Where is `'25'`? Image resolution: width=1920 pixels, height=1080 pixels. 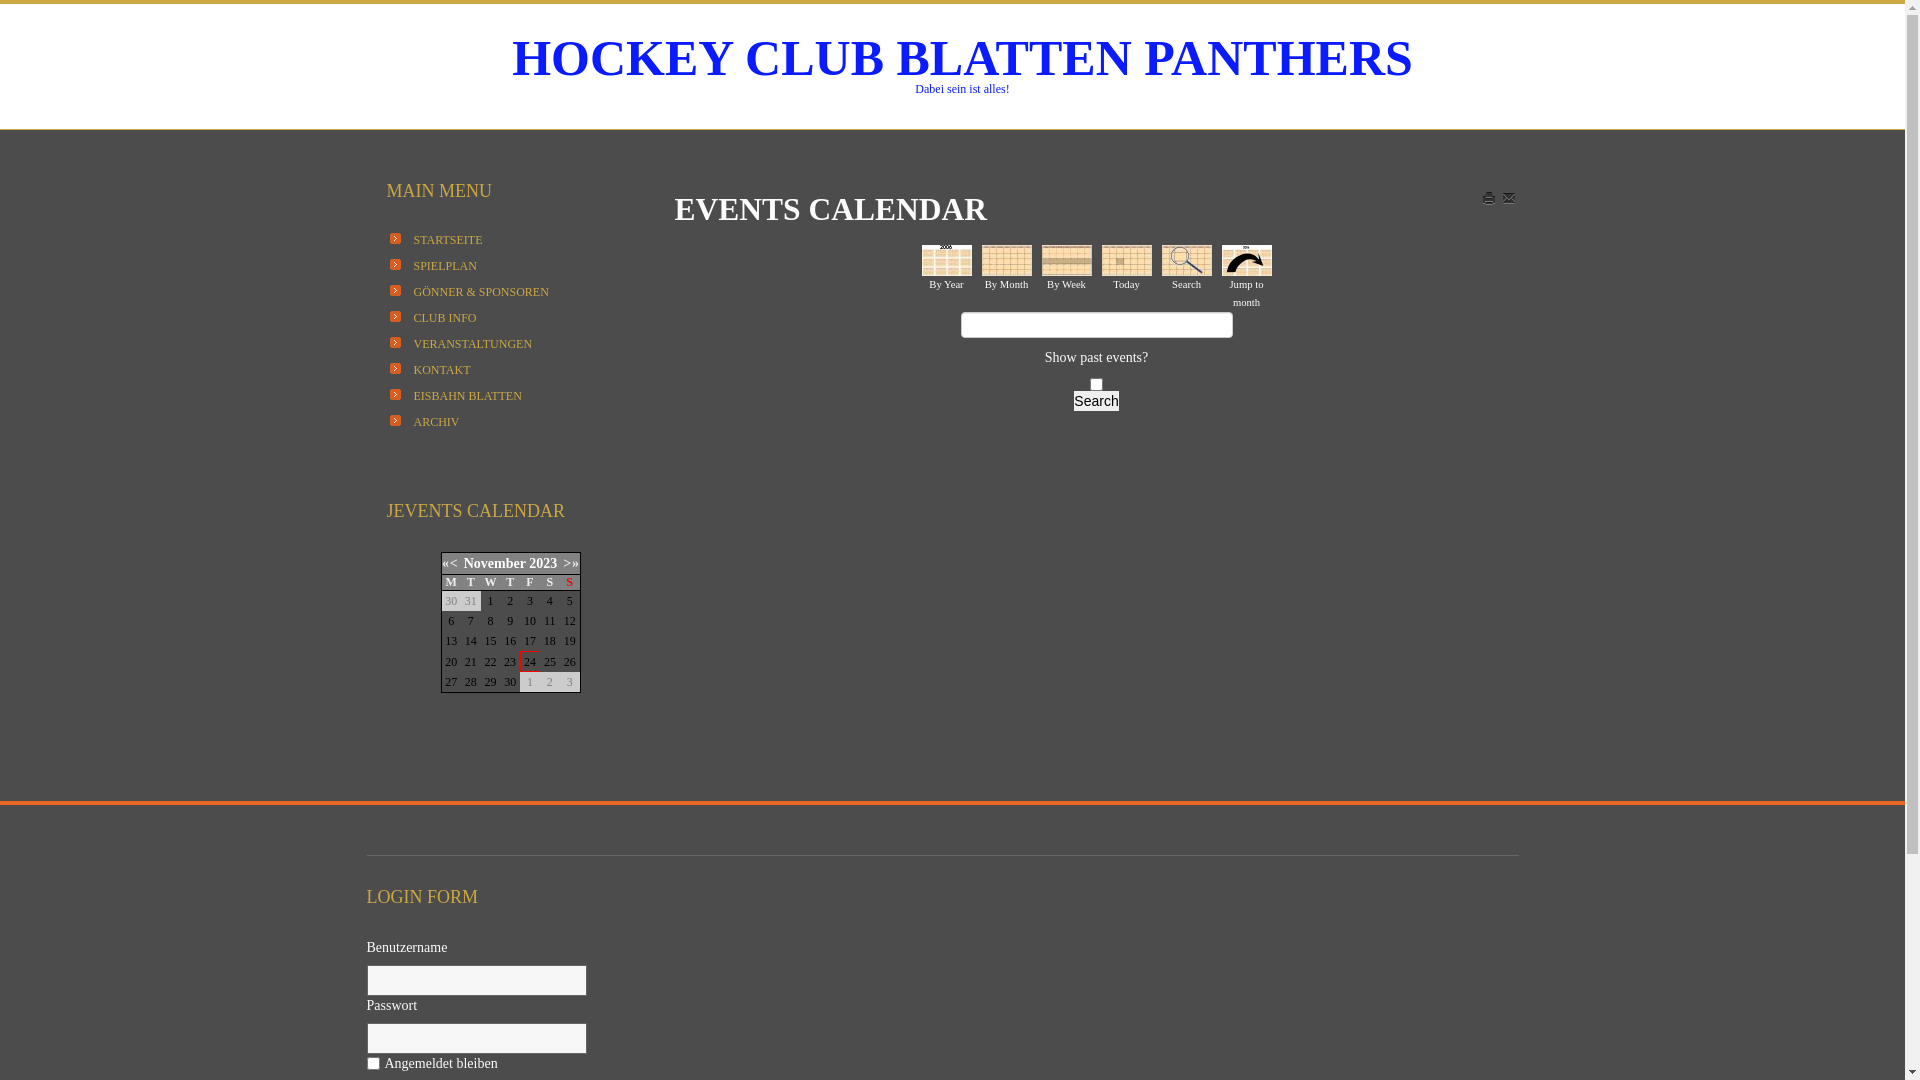 '25' is located at coordinates (543, 660).